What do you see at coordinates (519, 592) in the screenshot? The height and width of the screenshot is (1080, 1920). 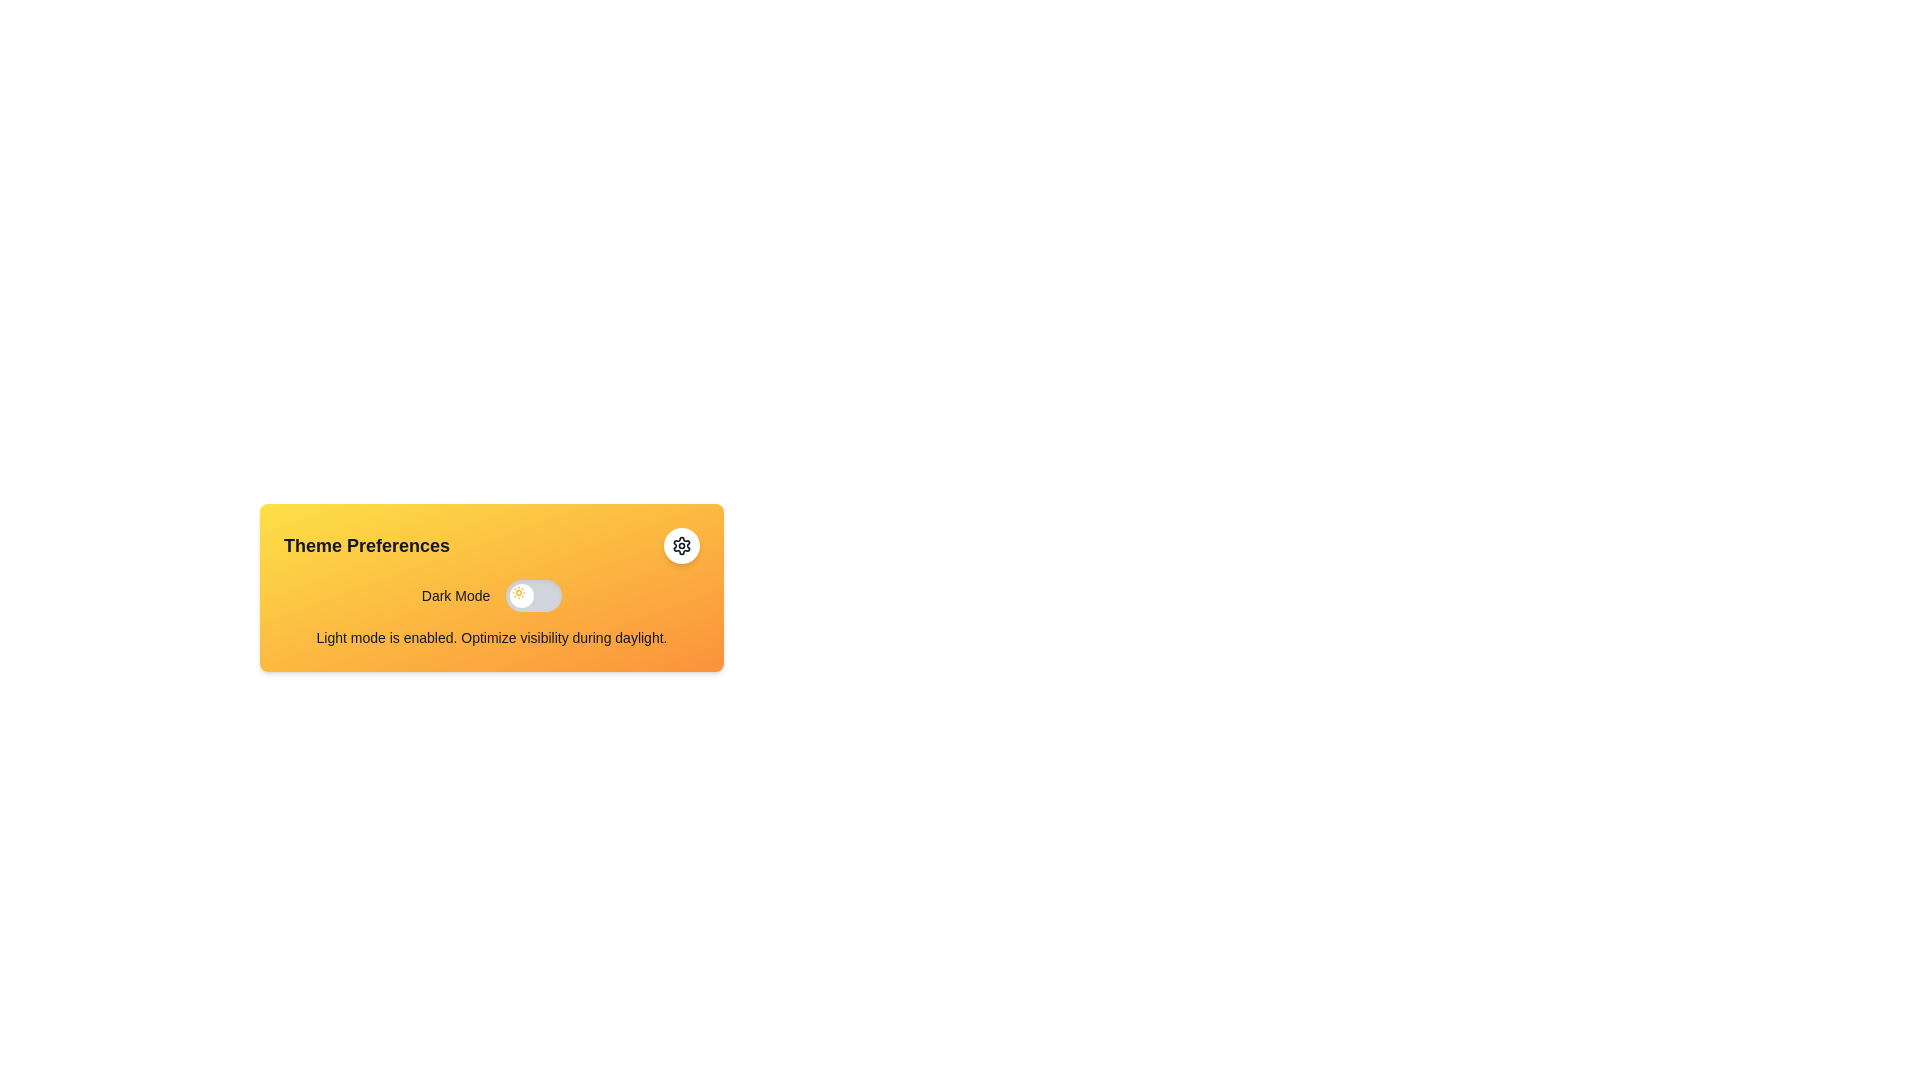 I see `the sun-shaped icon in the 'Dark Mode' toggle switch within the 'Theme Preferences' card` at bounding box center [519, 592].